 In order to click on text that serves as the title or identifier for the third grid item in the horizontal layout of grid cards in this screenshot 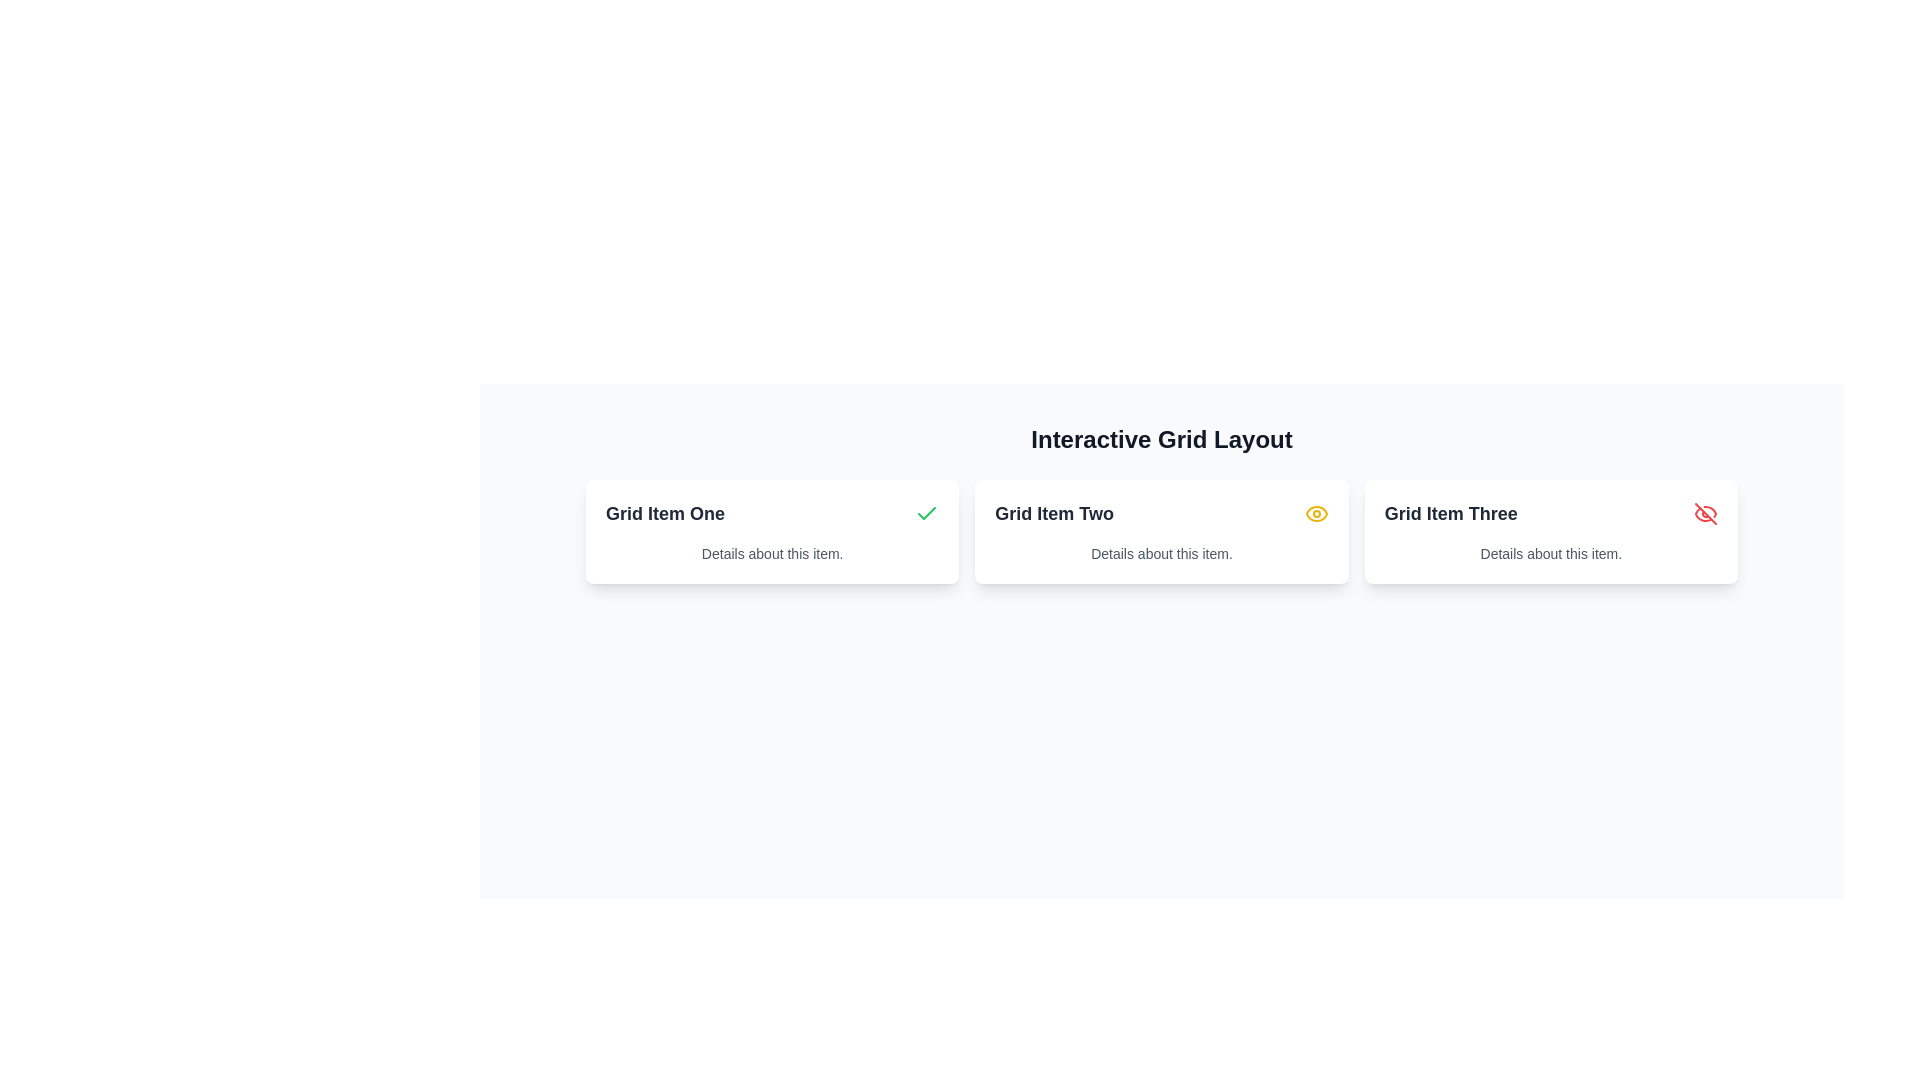, I will do `click(1451, 512)`.